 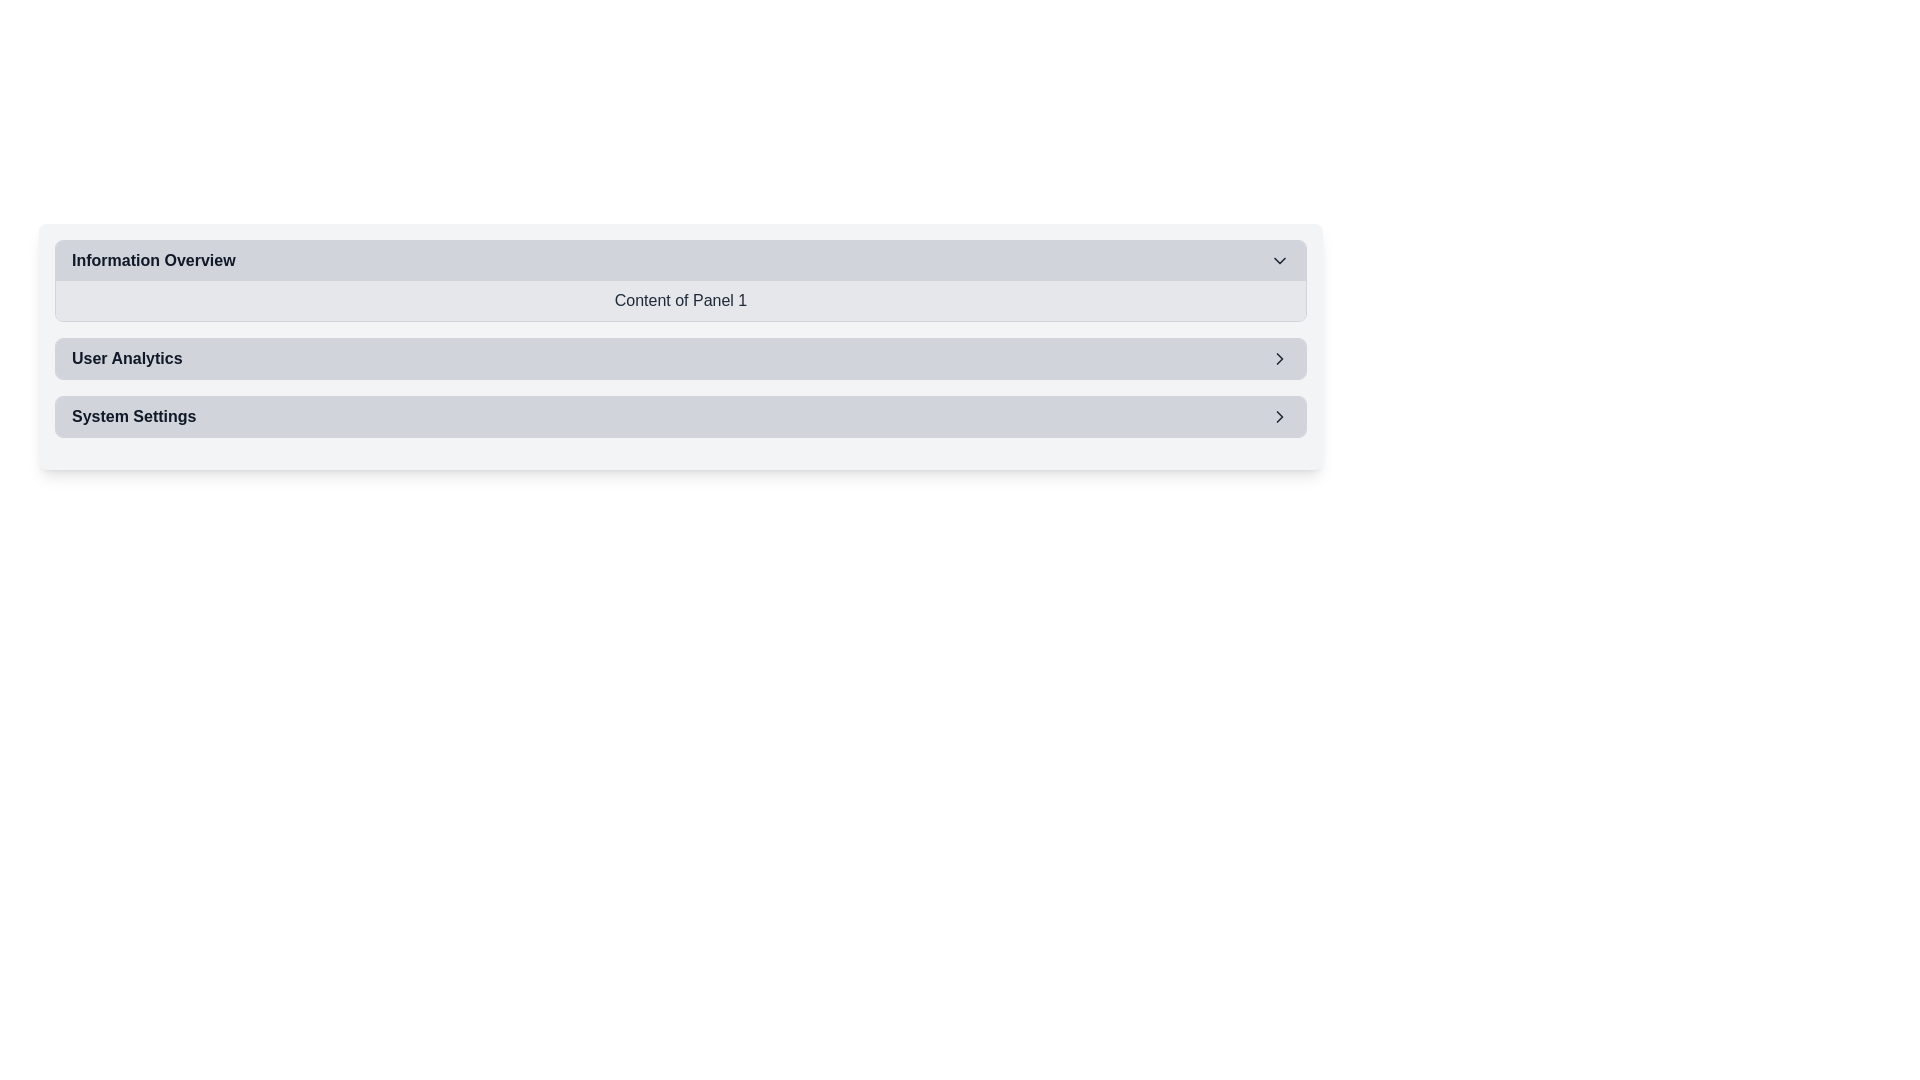 What do you see at coordinates (681, 415) in the screenshot?
I see `the Button for navigating to 'System Settings'` at bounding box center [681, 415].